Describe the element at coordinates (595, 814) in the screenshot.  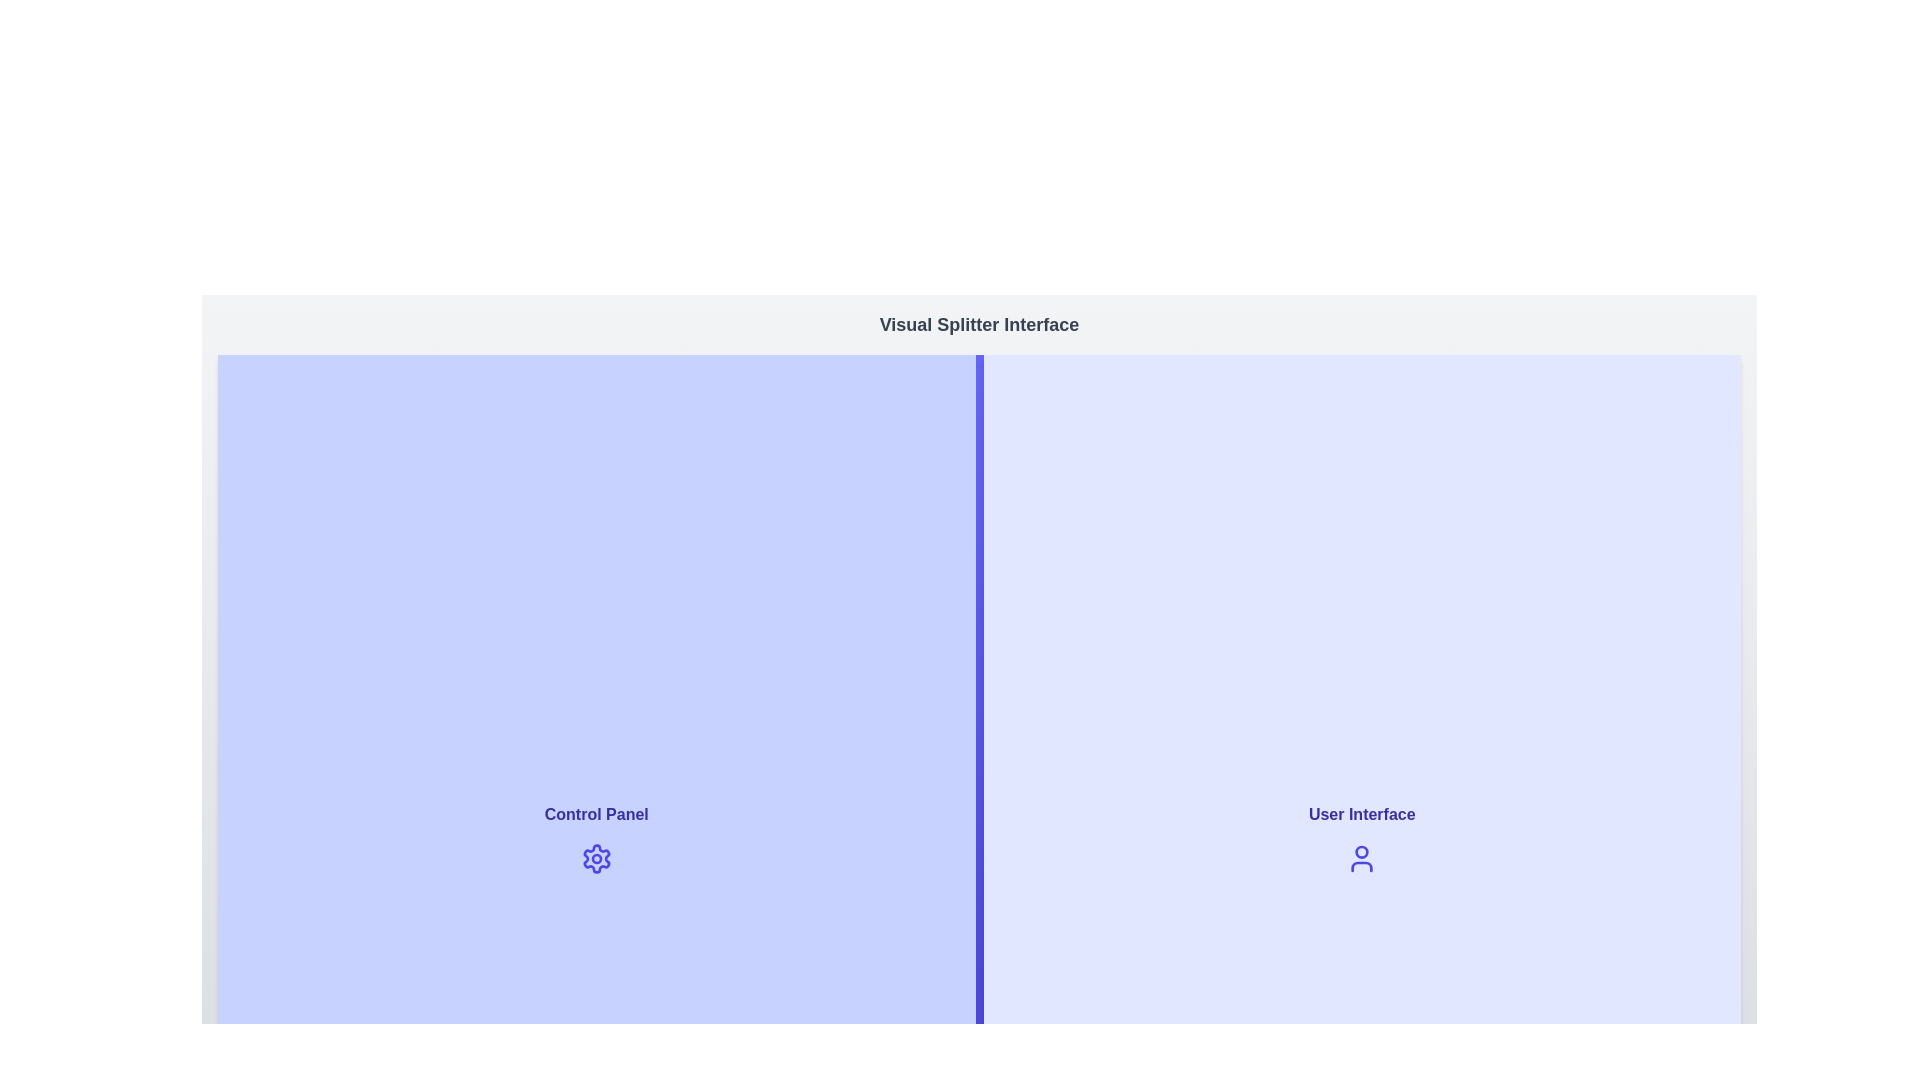
I see `the Text Label indicating 'Control Panel', which serves as a descriptive label in the left section of the split-panel layout, positioned slightly above the center horizontally` at that location.